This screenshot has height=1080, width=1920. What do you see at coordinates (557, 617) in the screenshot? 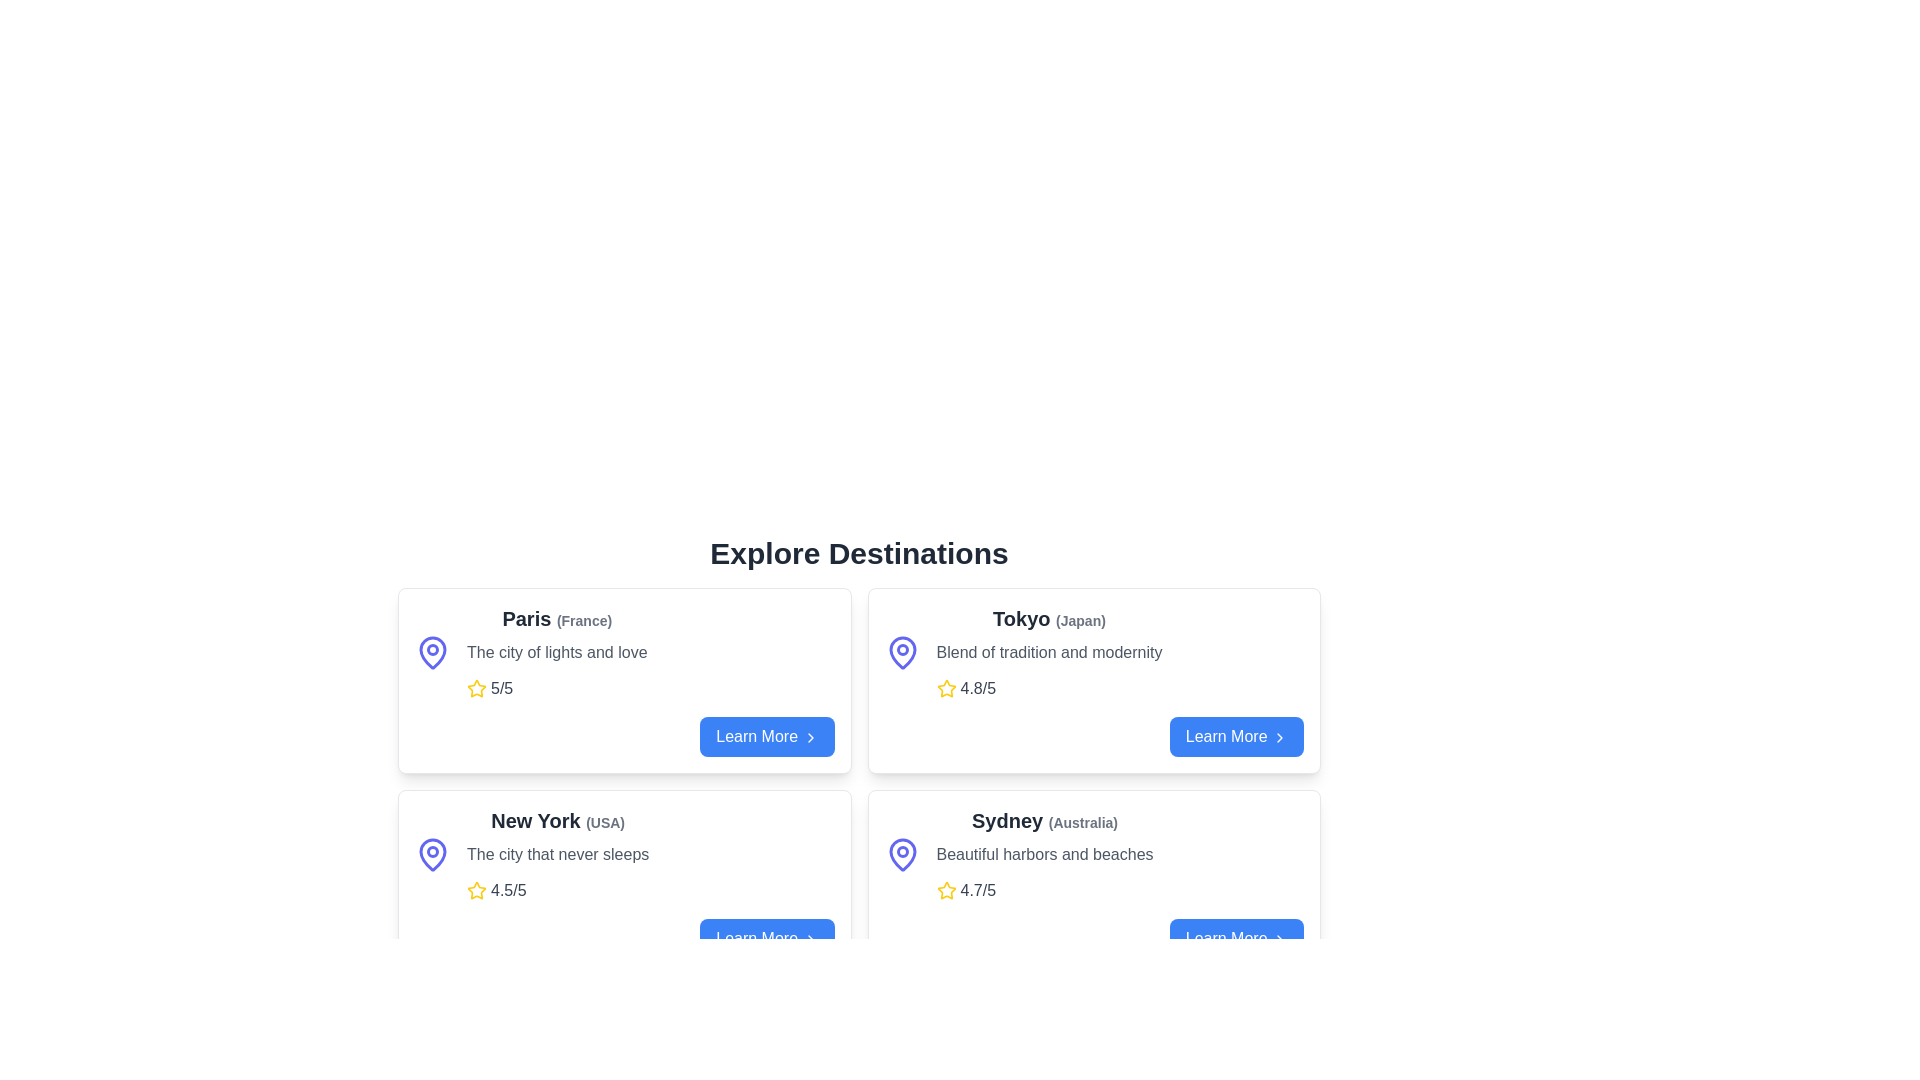
I see `the text element displaying the city name 'Paris' and its regional context '(France)', which is located at the top left of a card in the first row and first column of a grid structure` at bounding box center [557, 617].